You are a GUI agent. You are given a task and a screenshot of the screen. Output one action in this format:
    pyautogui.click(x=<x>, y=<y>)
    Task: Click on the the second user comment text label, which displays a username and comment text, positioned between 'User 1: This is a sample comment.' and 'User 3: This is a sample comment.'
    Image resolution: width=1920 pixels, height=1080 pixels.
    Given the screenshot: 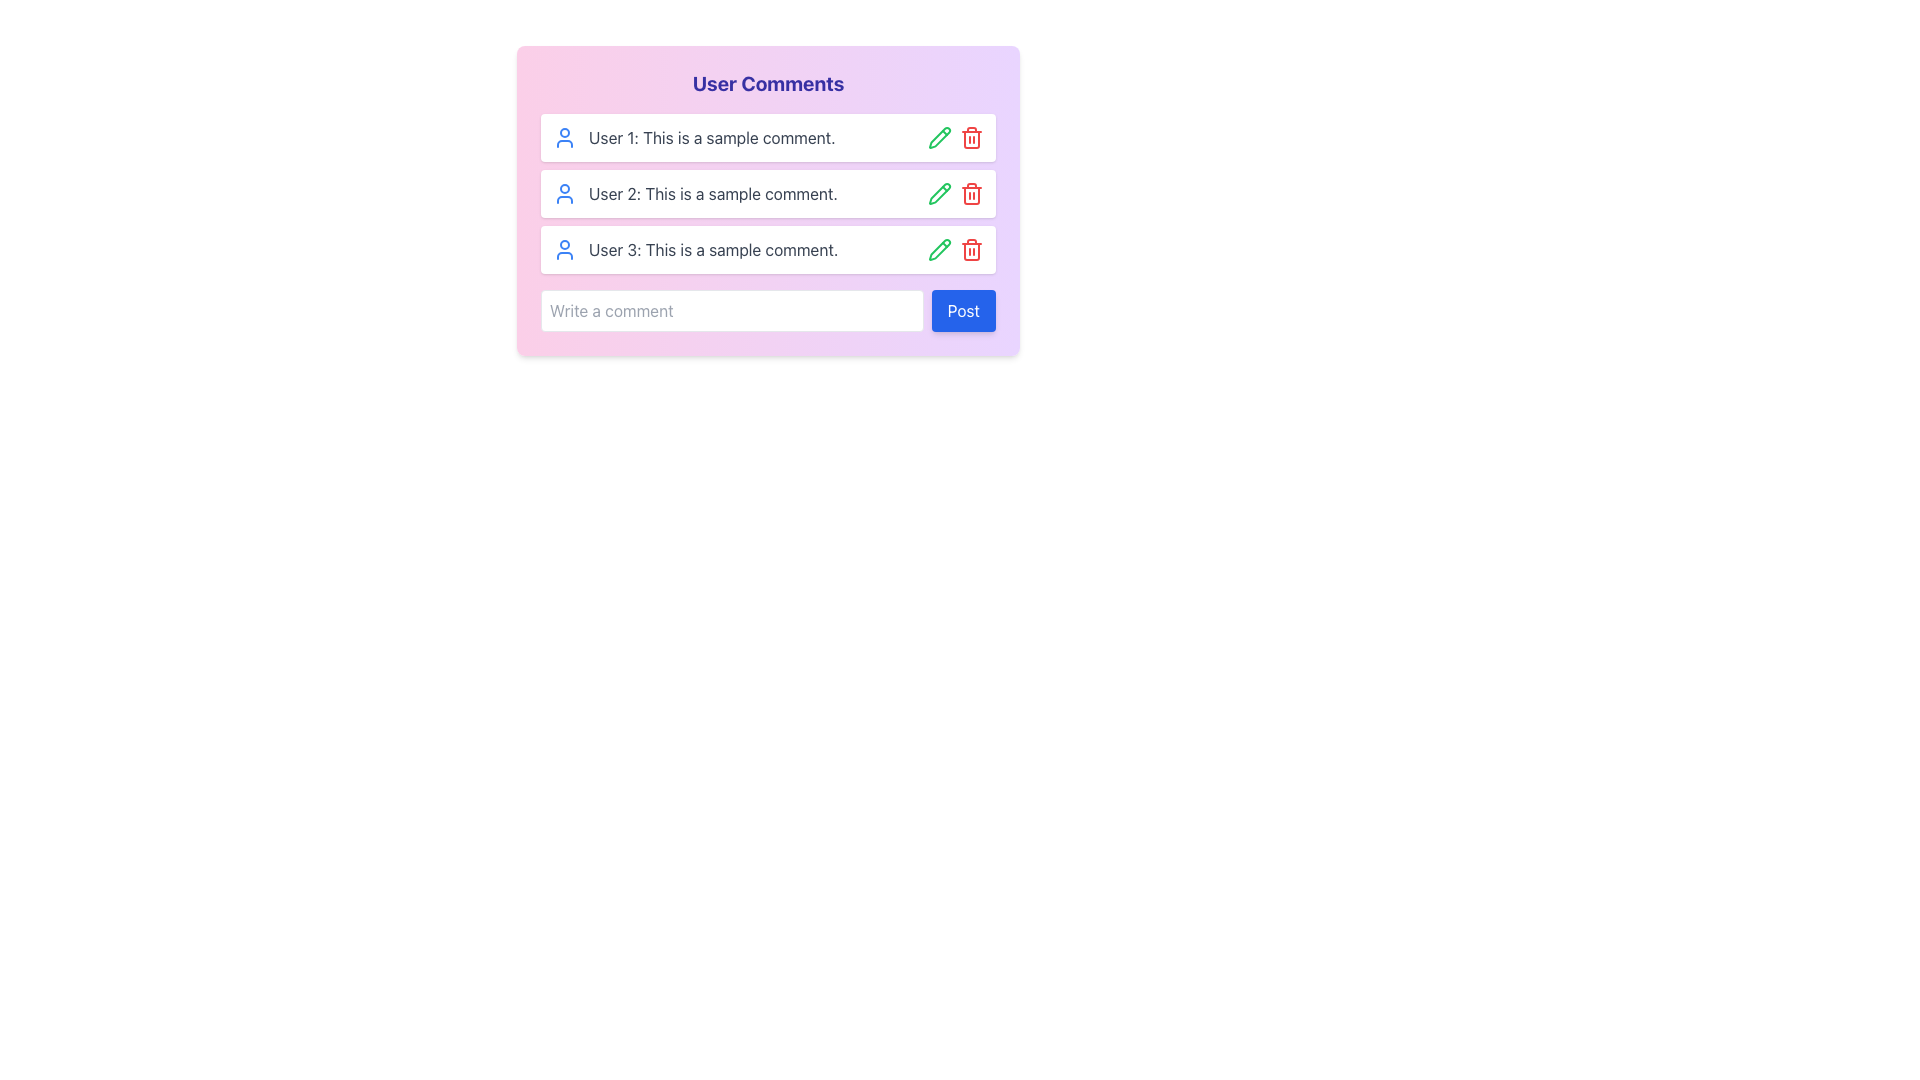 What is the action you would take?
    pyautogui.click(x=713, y=193)
    